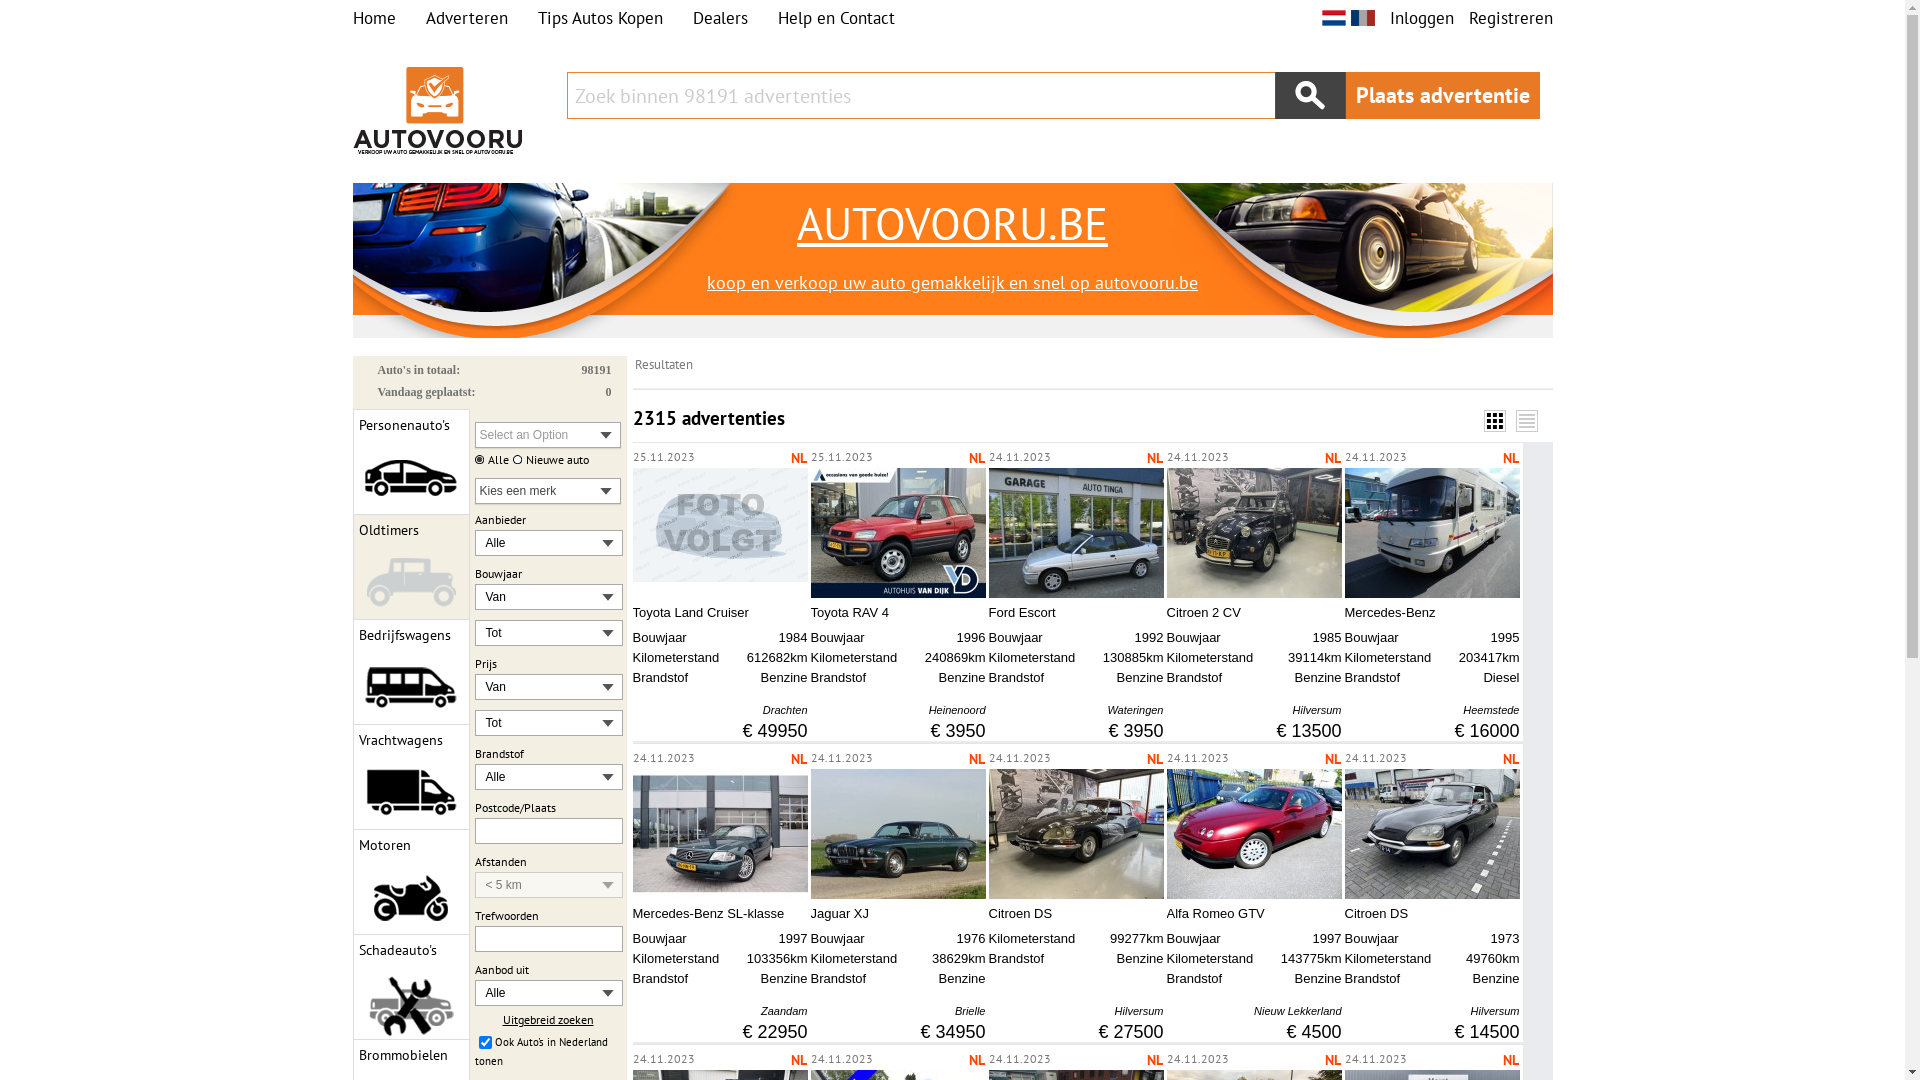 The height and width of the screenshot is (1080, 1920). What do you see at coordinates (373, 18) in the screenshot?
I see `'Home'` at bounding box center [373, 18].